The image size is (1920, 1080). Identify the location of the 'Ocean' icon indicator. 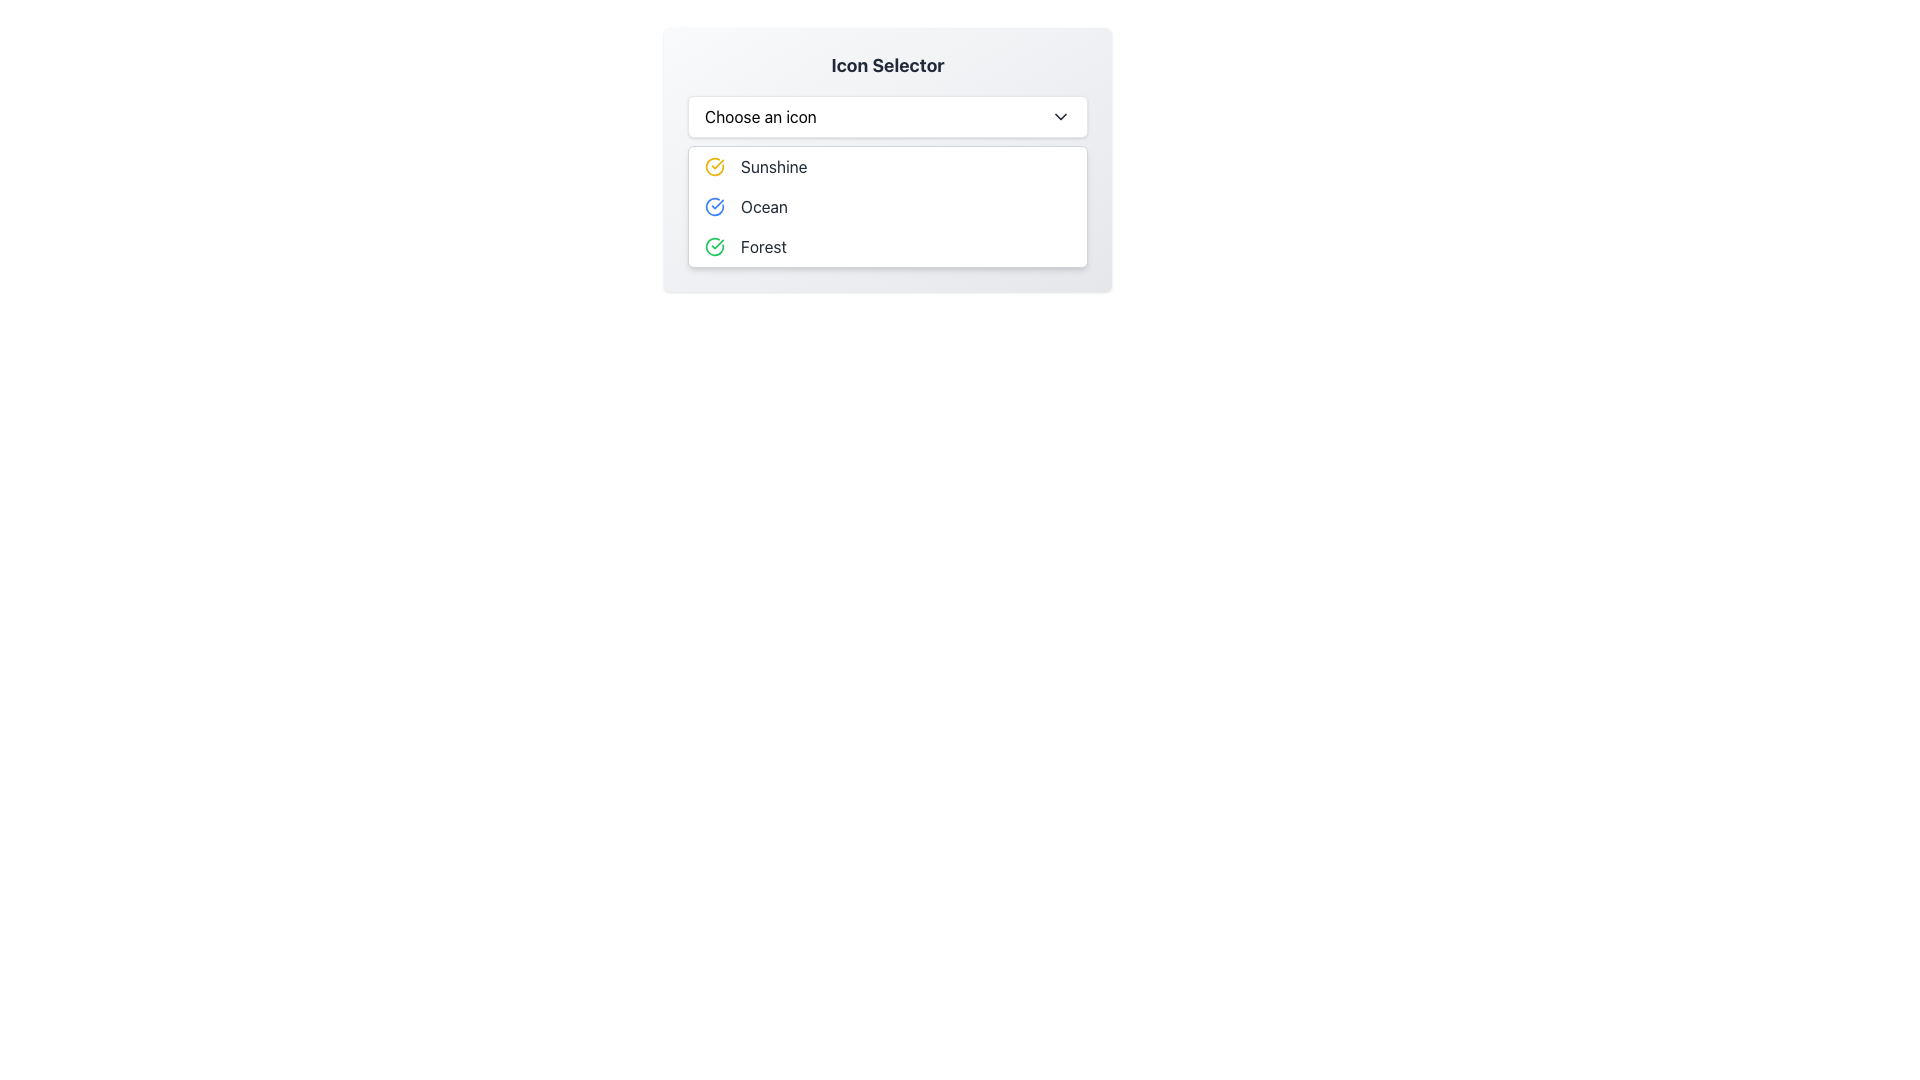
(715, 207).